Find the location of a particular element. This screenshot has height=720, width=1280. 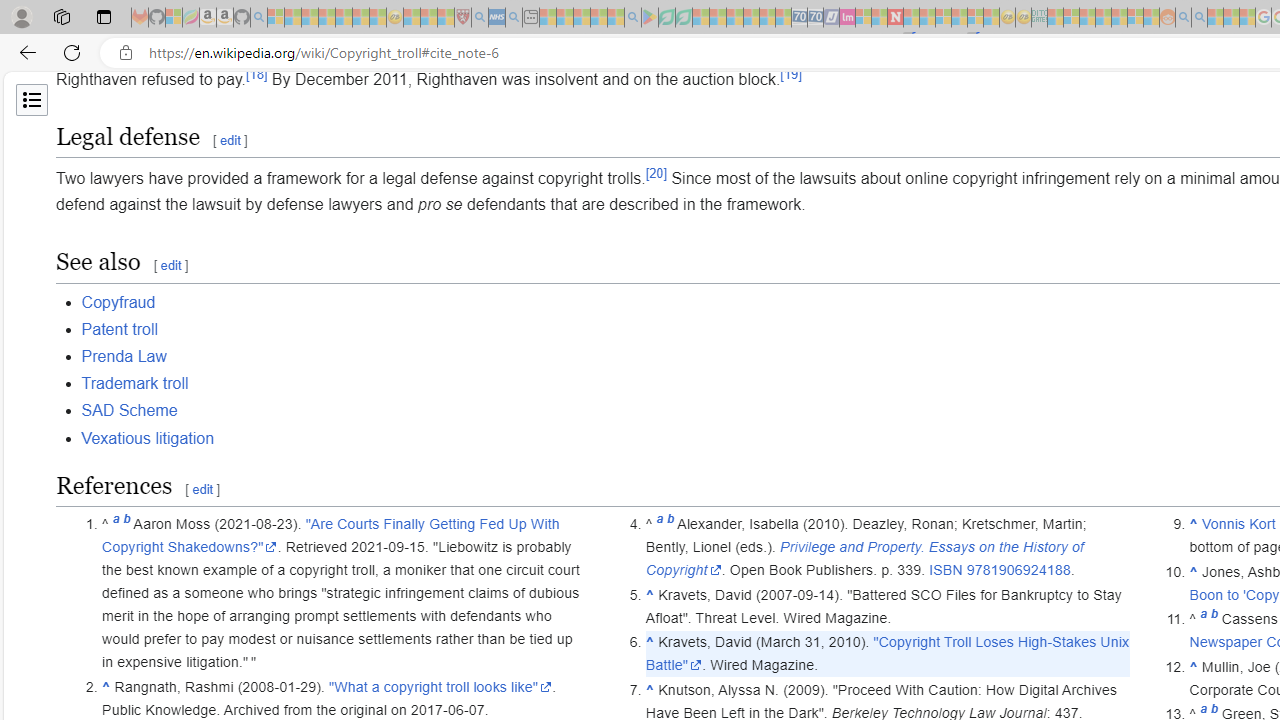

'utah sues federal government - Search - Sleeping' is located at coordinates (513, 17).